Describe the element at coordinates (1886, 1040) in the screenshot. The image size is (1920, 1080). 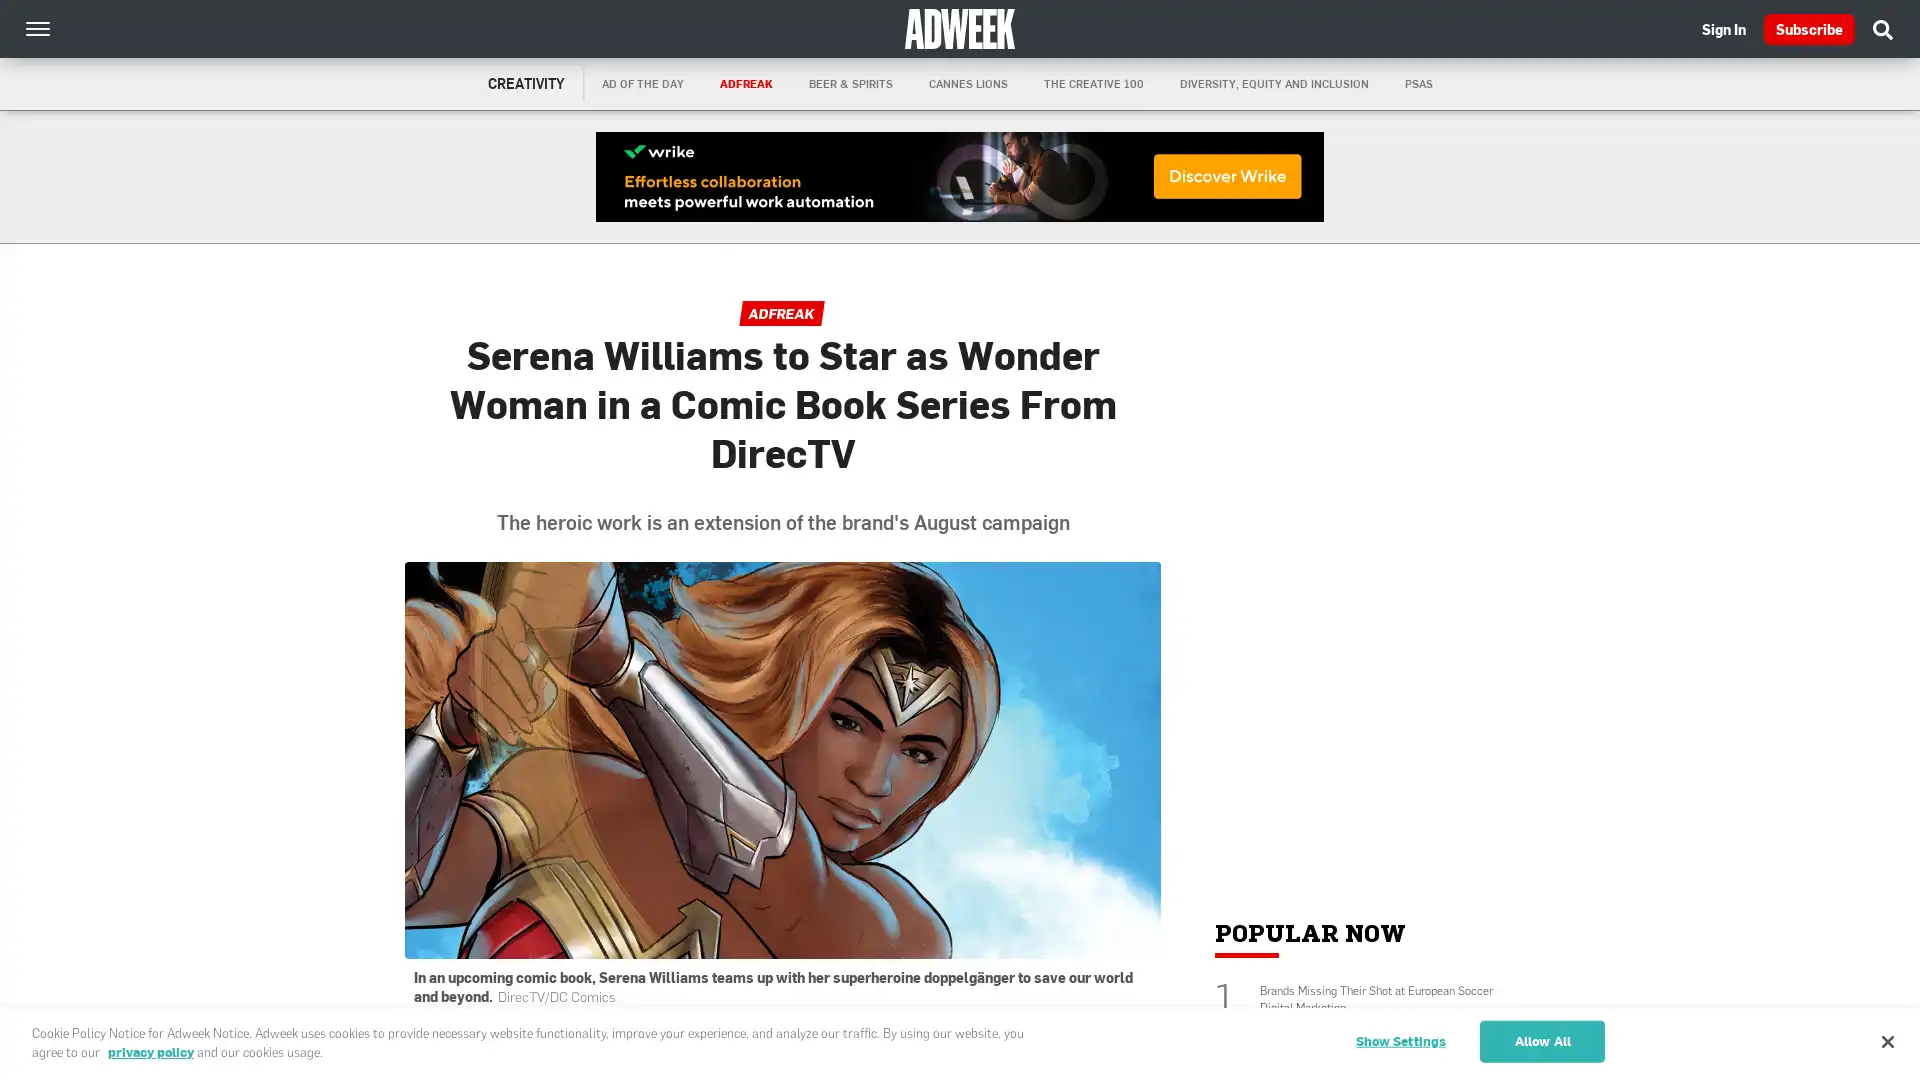
I see `Close` at that location.